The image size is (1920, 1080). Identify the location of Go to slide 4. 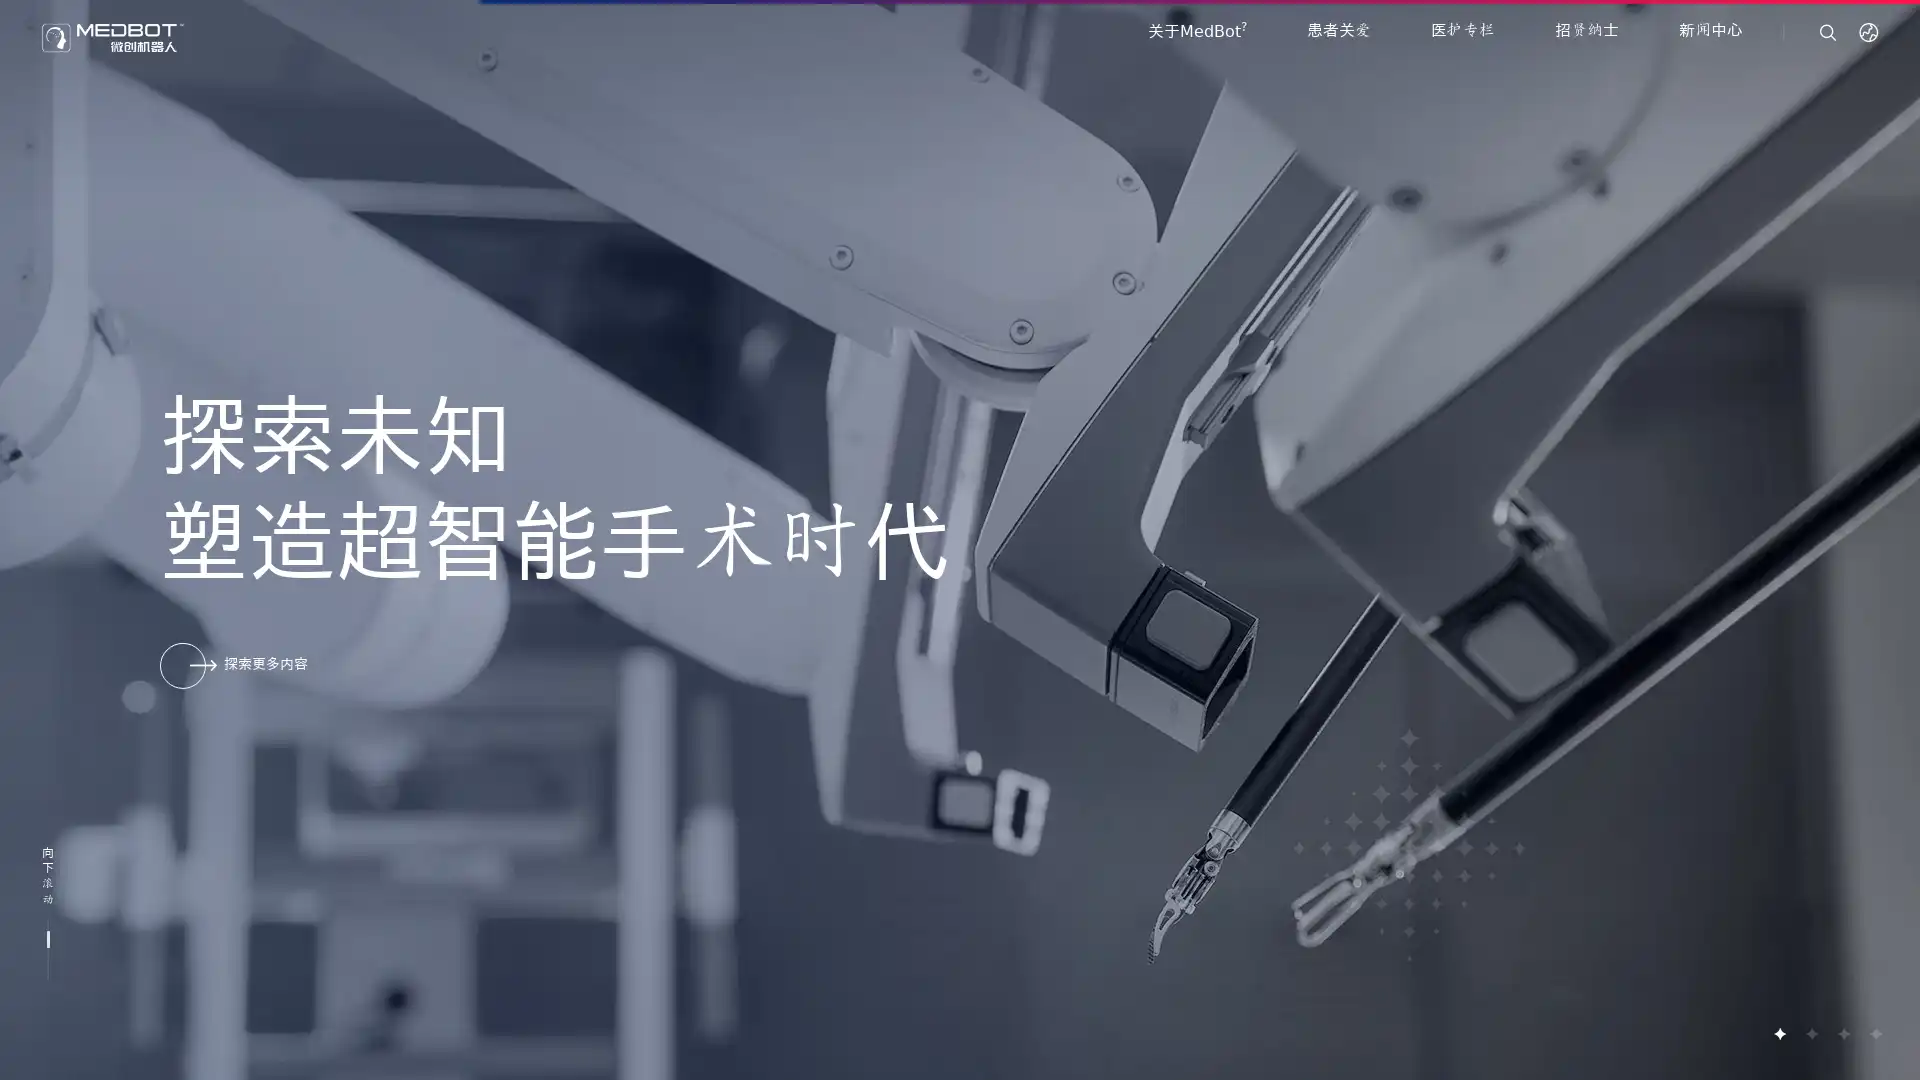
(1874, 1033).